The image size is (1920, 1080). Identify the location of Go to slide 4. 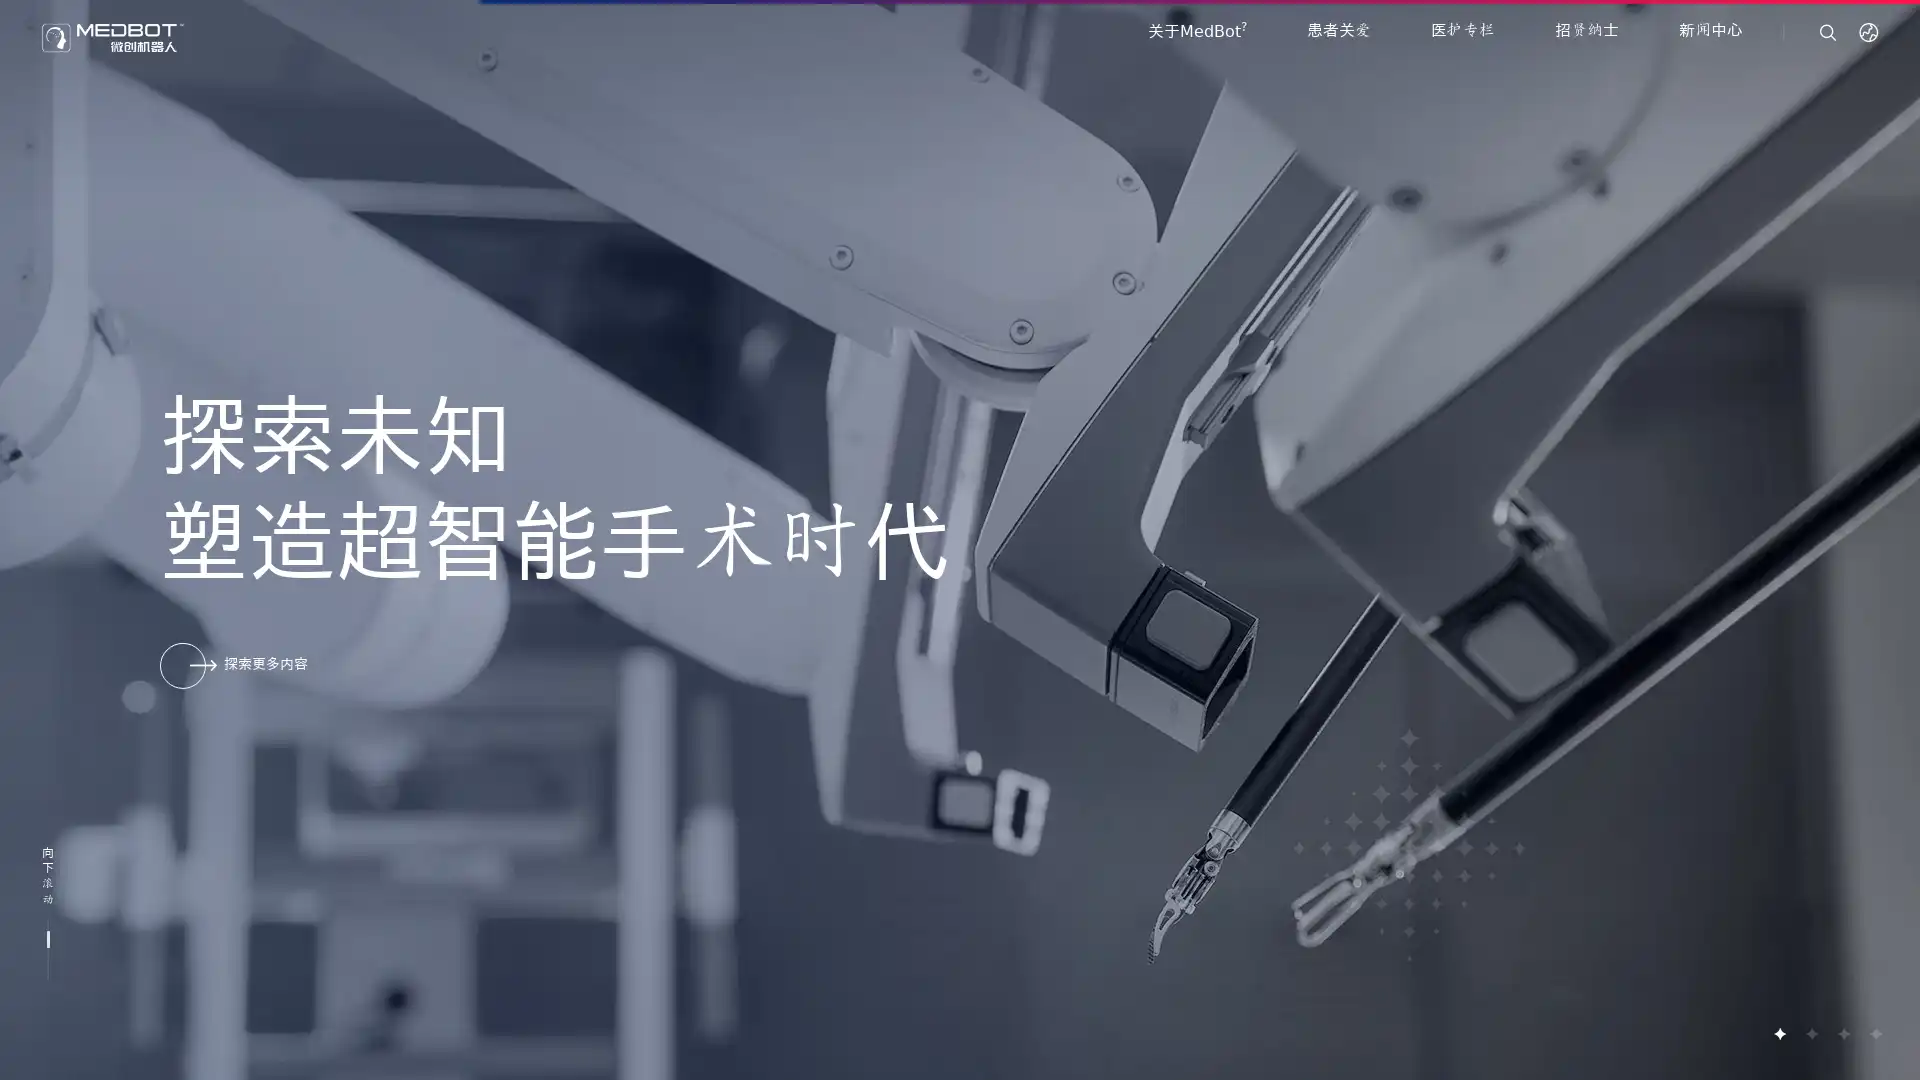
(1874, 1033).